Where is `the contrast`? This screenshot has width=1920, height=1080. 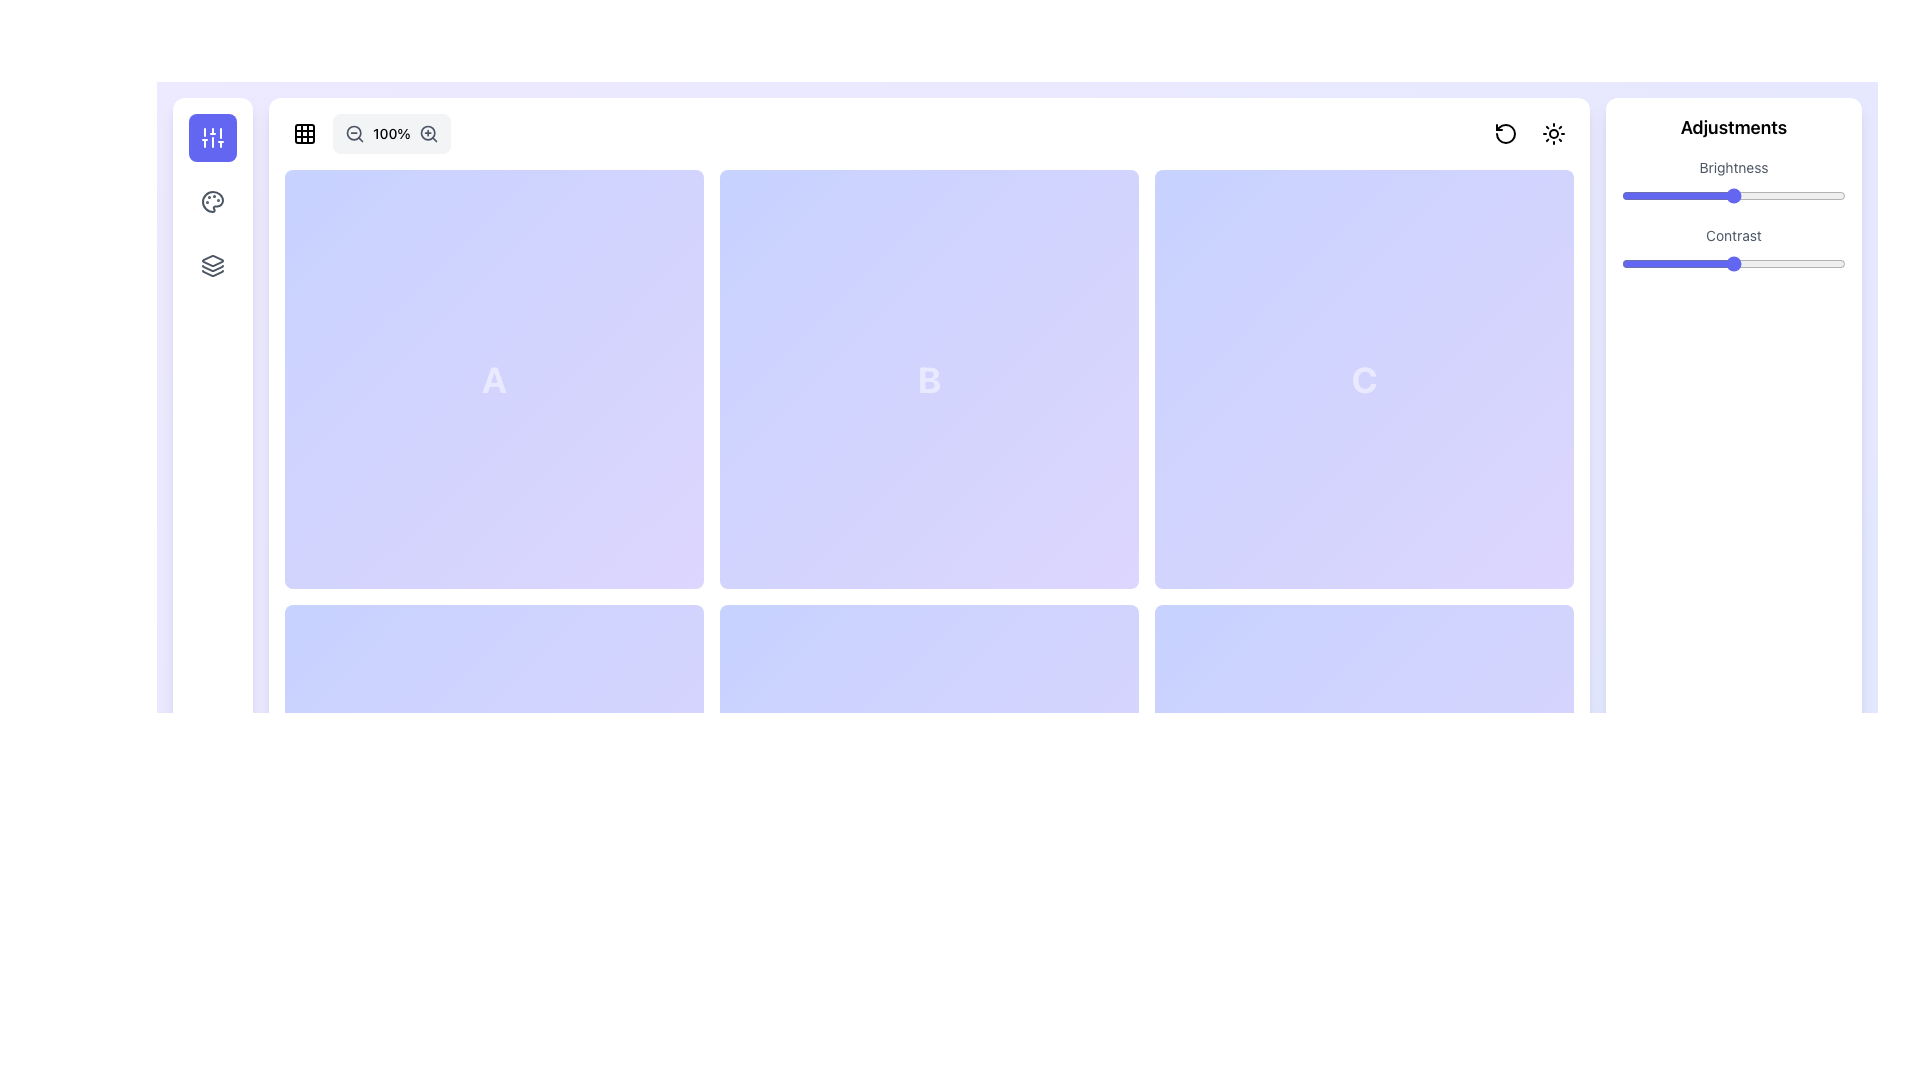 the contrast is located at coordinates (1637, 262).